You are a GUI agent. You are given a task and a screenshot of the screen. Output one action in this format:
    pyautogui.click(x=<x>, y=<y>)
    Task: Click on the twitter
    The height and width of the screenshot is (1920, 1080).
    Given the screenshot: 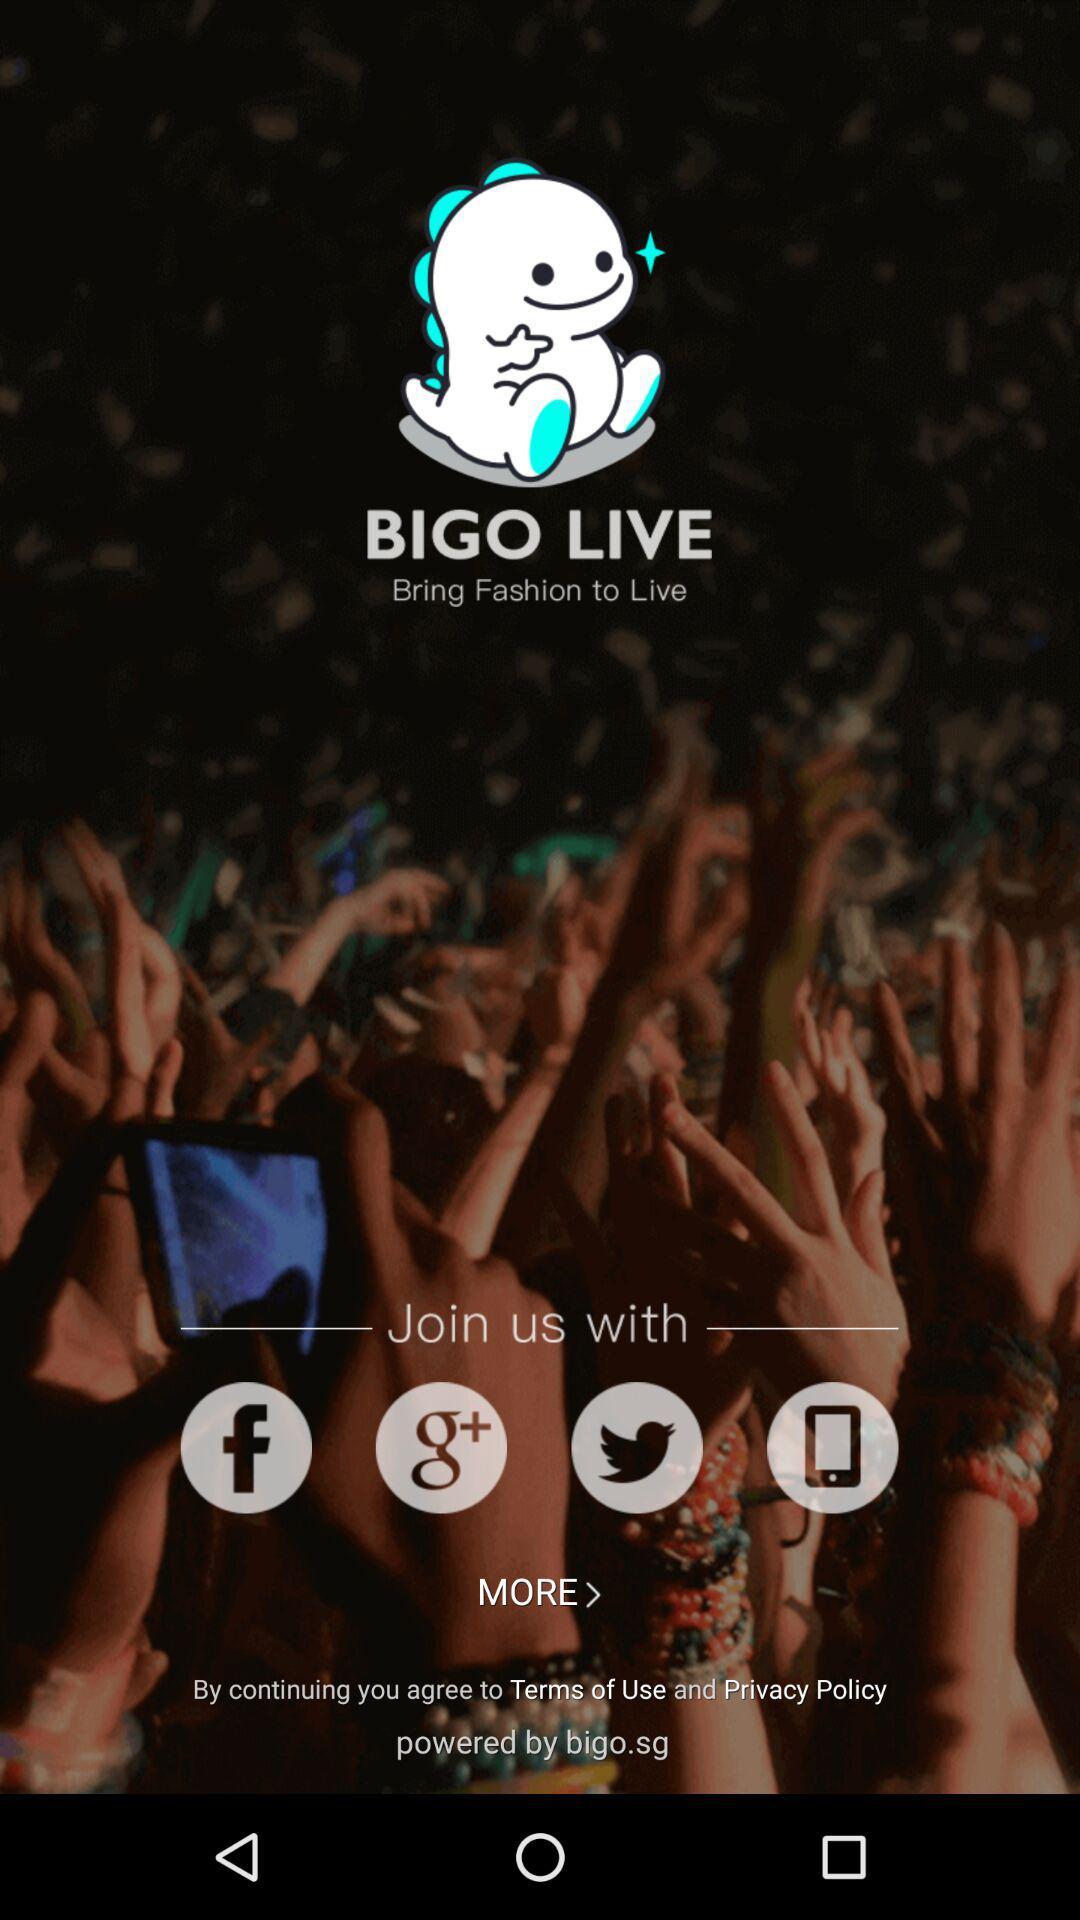 What is the action you would take?
    pyautogui.click(x=637, y=1447)
    